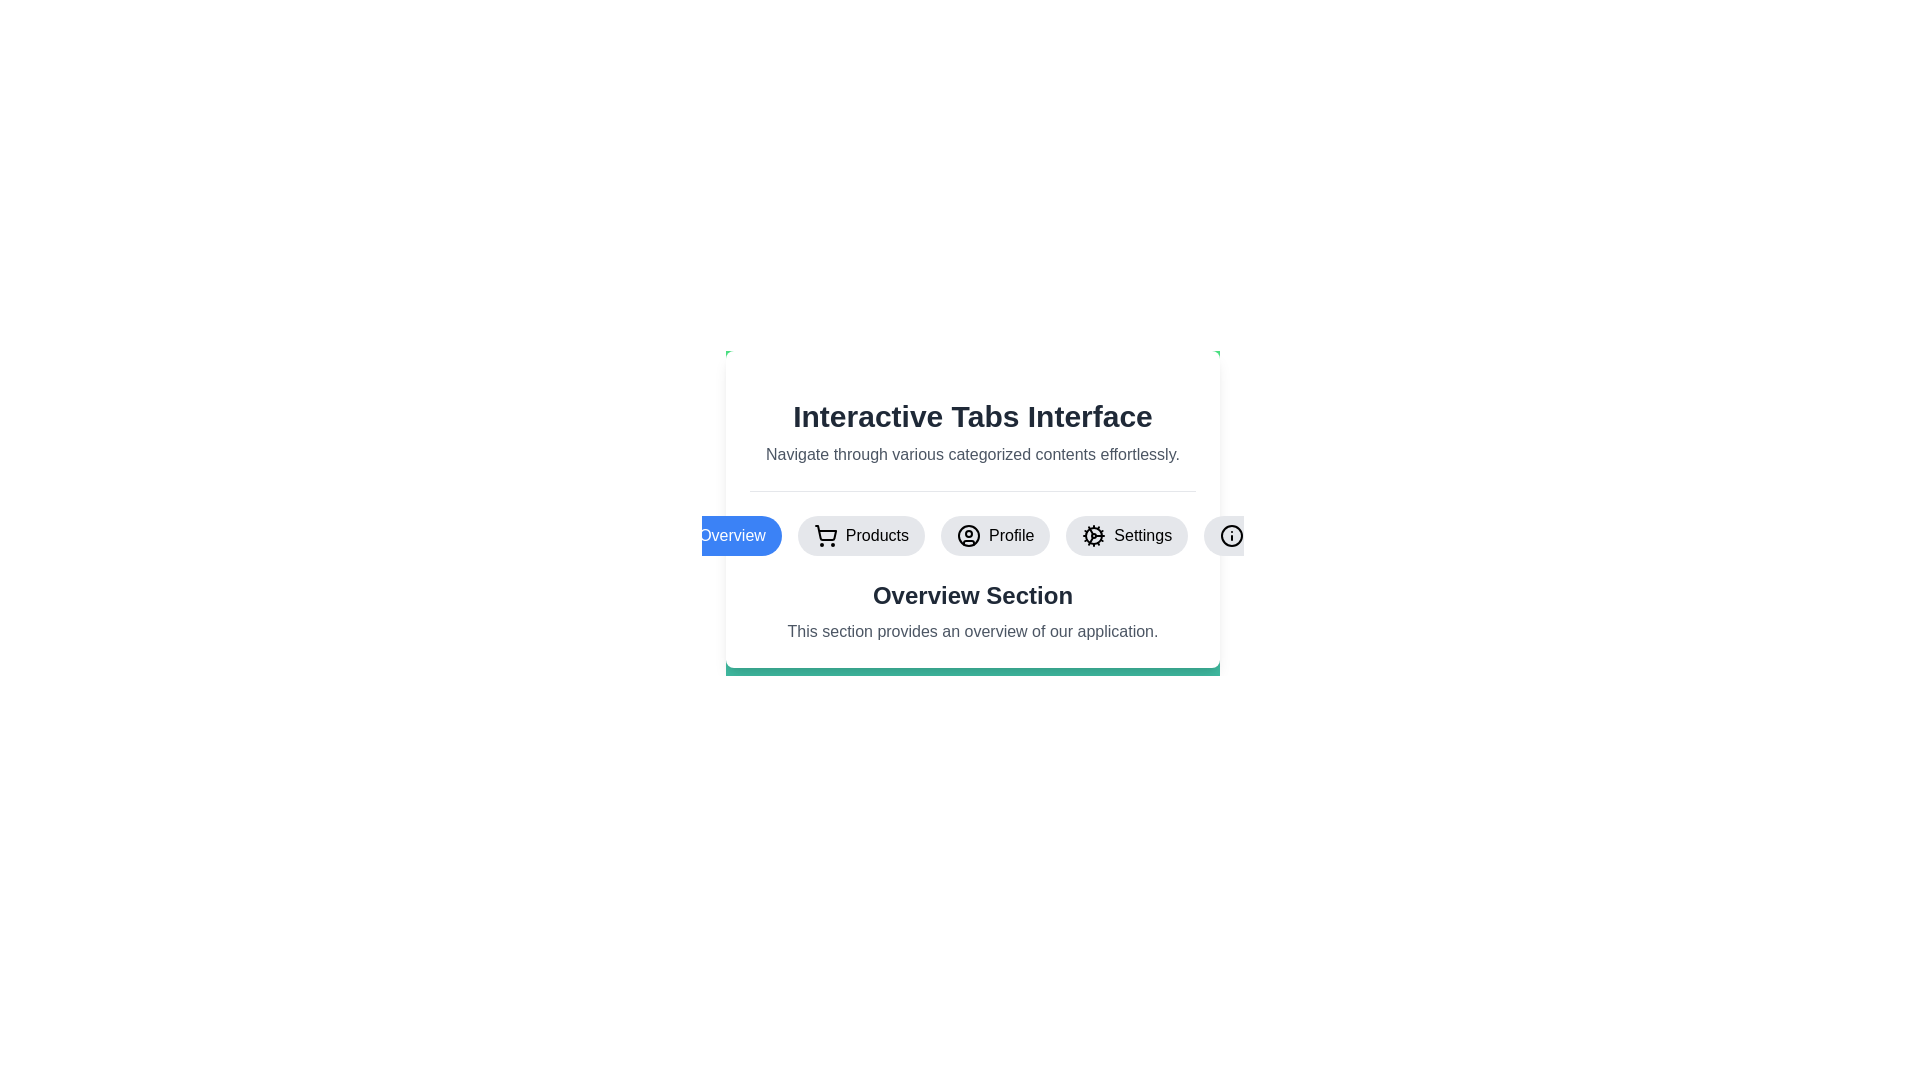 The image size is (1920, 1080). Describe the element at coordinates (973, 595) in the screenshot. I see `the 'Overview' section title text label, which is located beneath the interactive tabs and above the descriptive text` at that location.